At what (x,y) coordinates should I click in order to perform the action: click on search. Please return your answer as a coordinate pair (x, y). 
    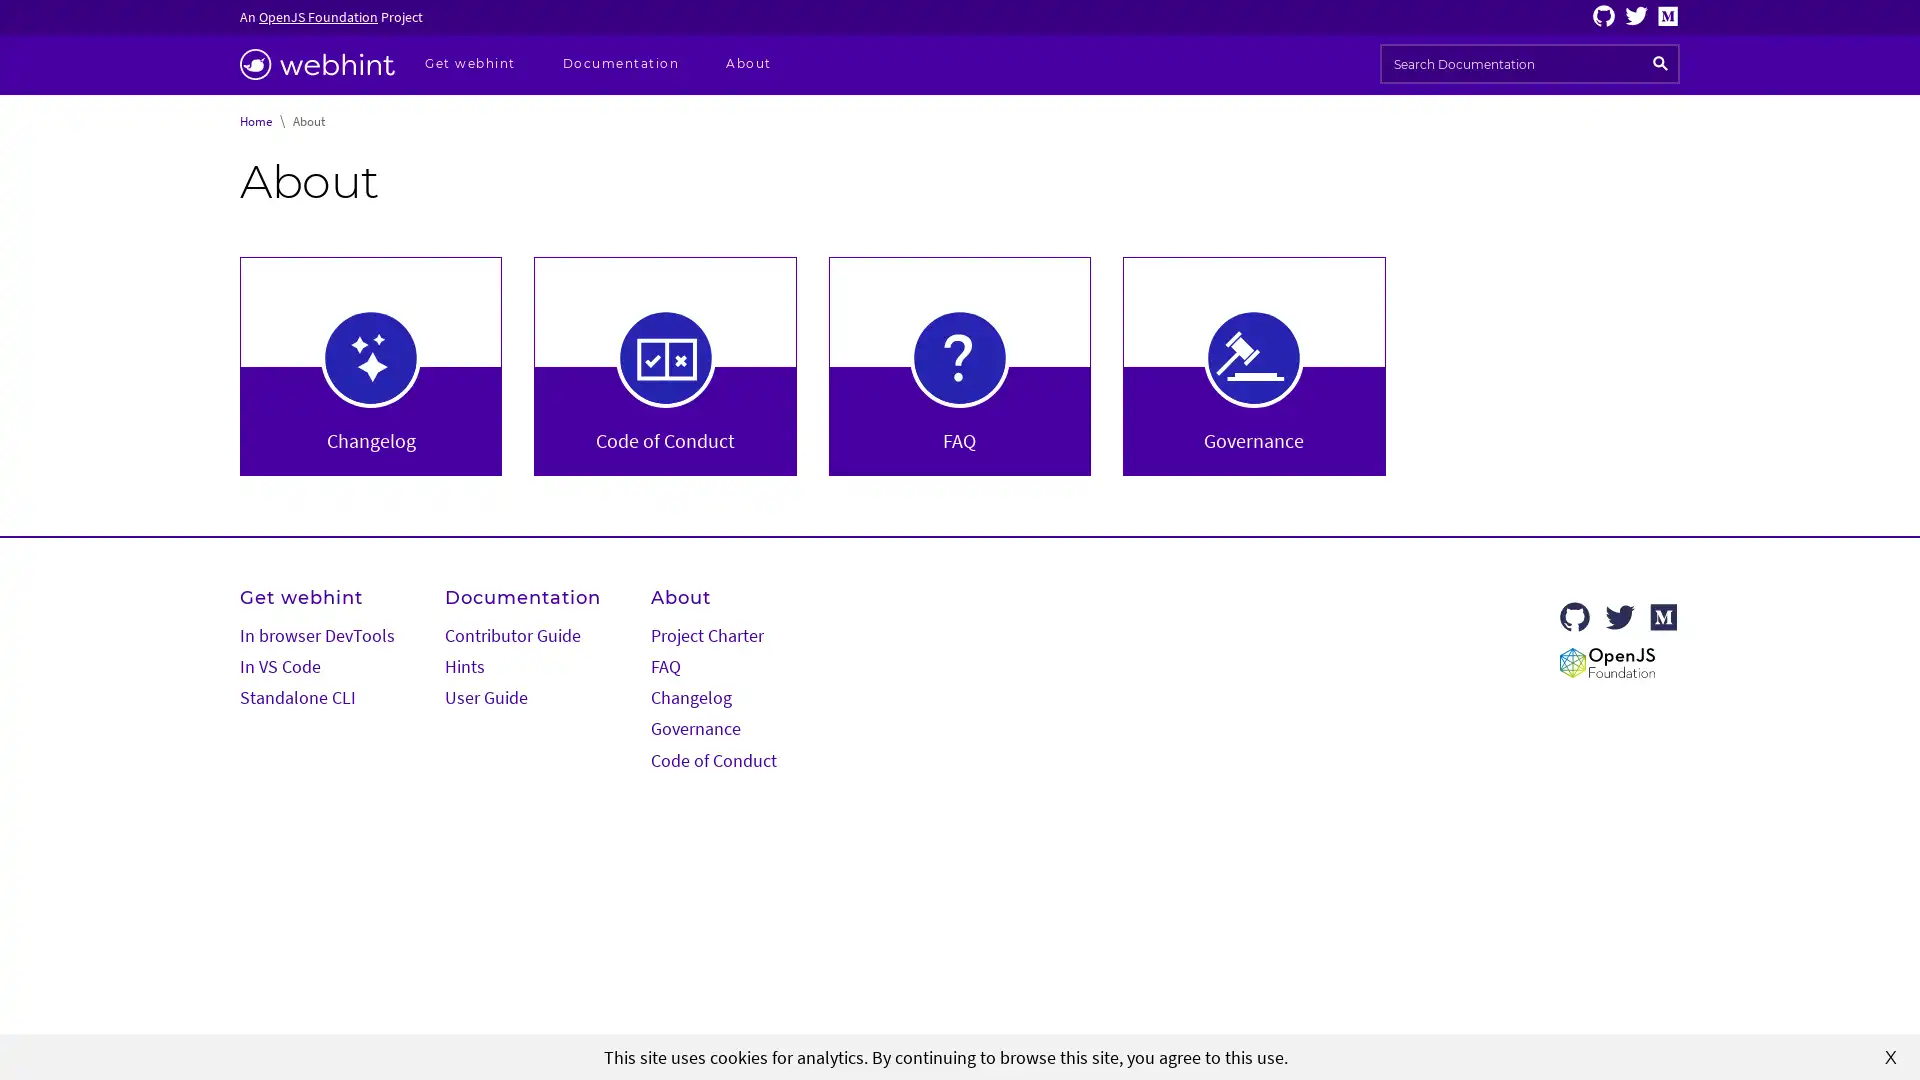
    Looking at the image, I should click on (1660, 63).